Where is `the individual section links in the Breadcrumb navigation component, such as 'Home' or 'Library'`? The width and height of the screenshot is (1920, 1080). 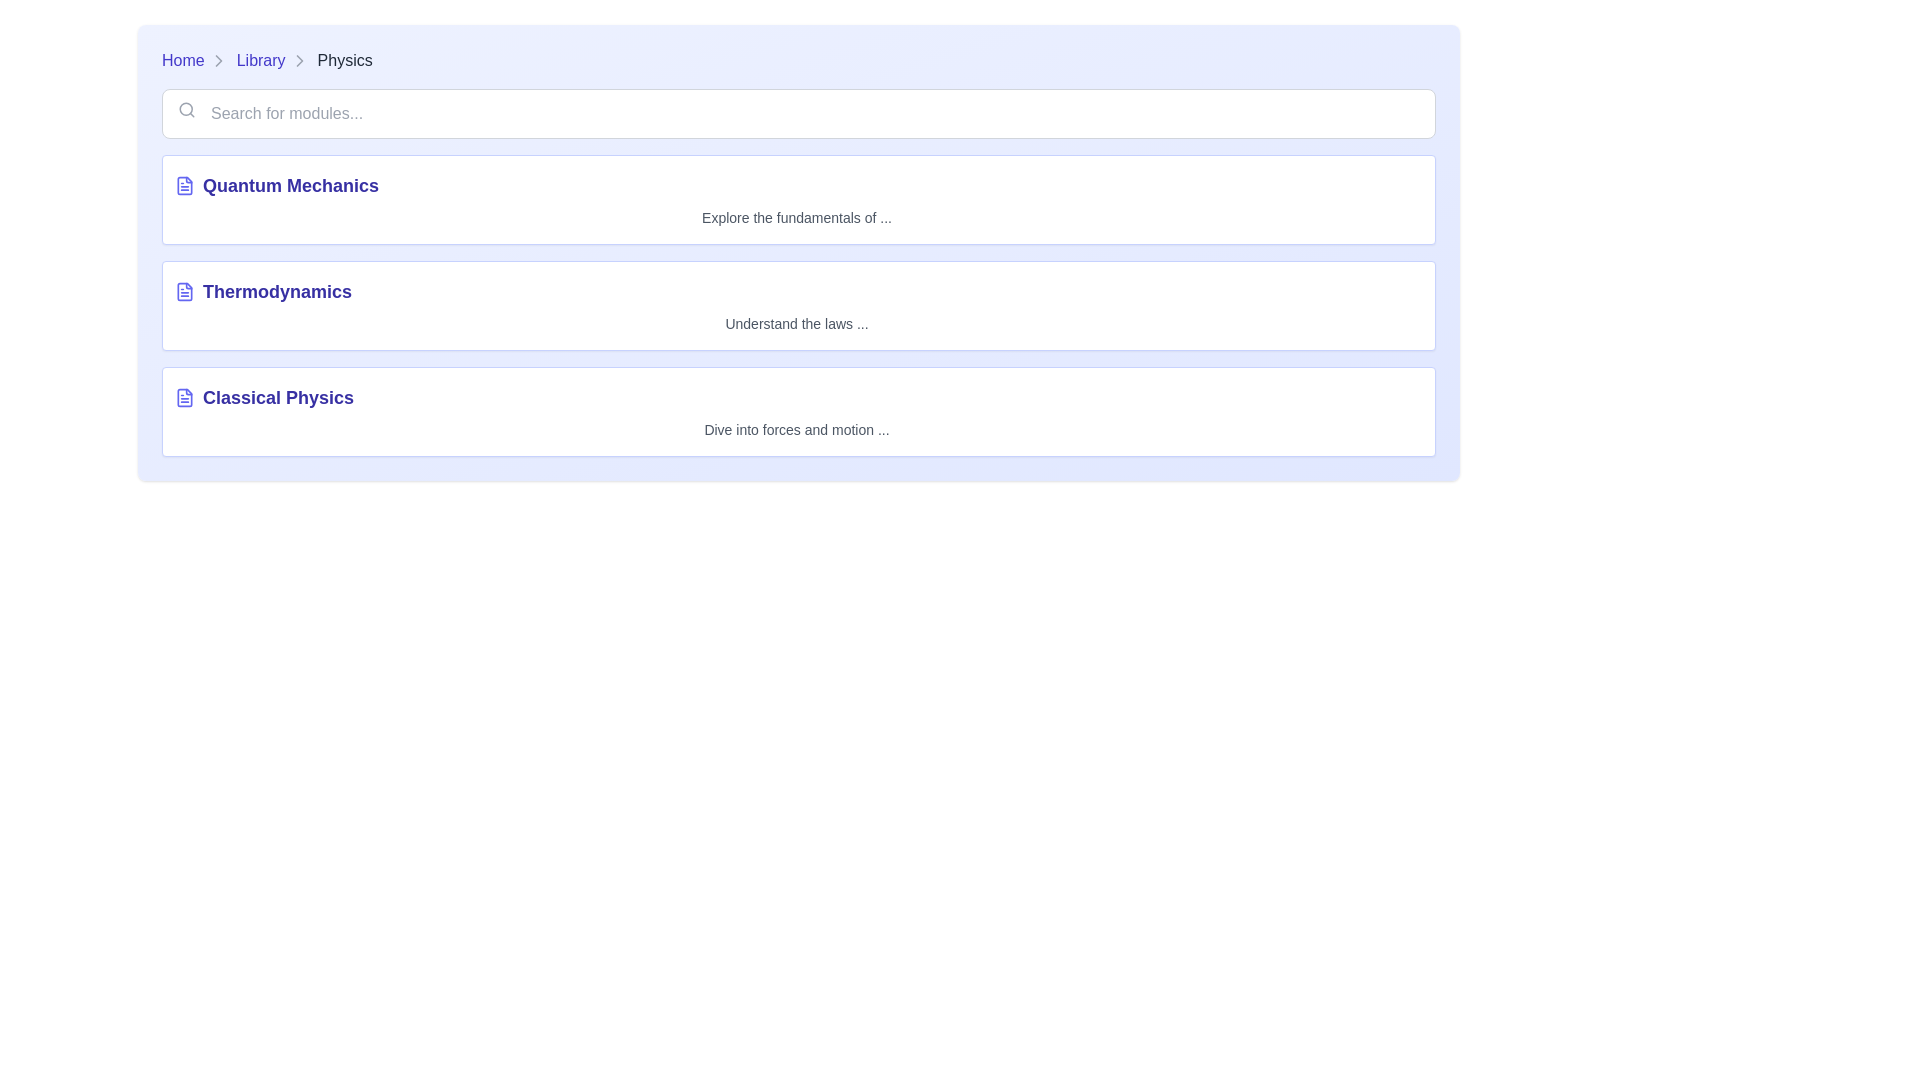 the individual section links in the Breadcrumb navigation component, such as 'Home' or 'Library' is located at coordinates (797, 60).